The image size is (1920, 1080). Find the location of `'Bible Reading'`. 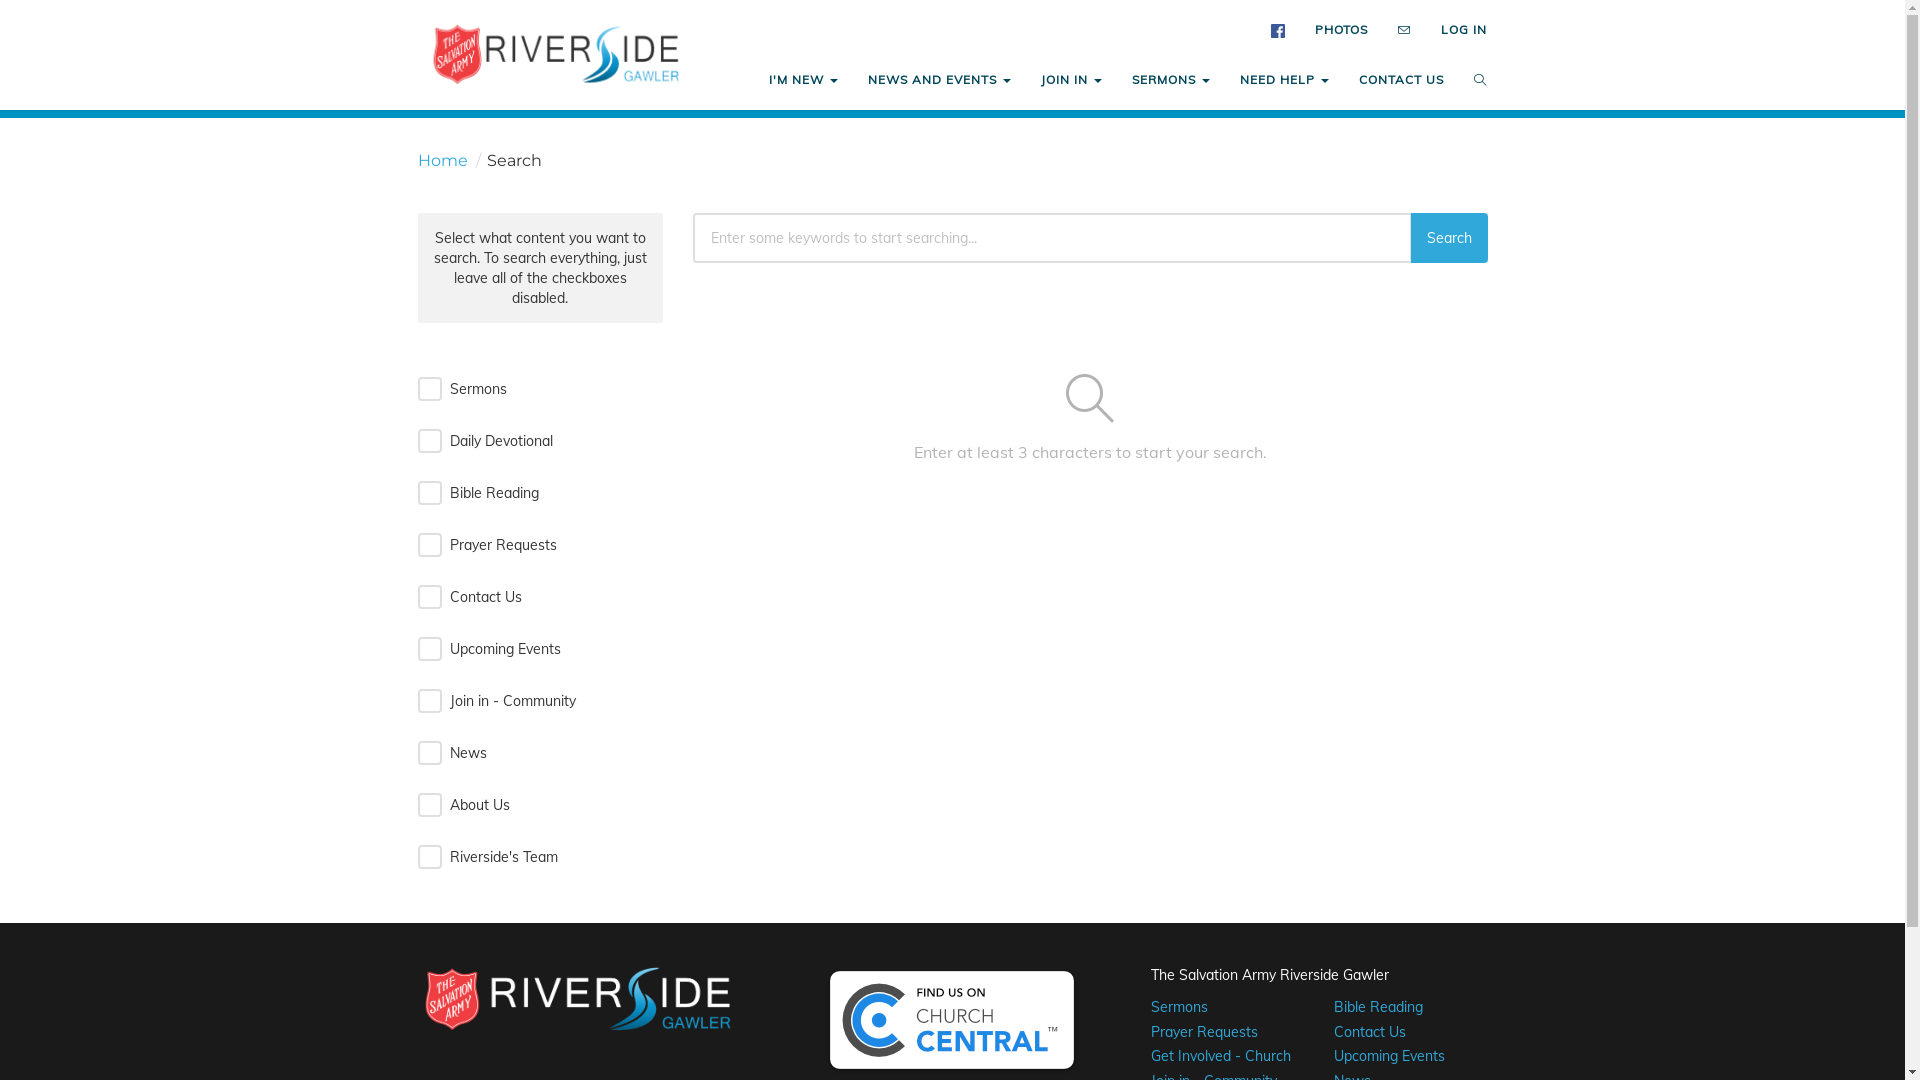

'Bible Reading' is located at coordinates (1377, 1006).